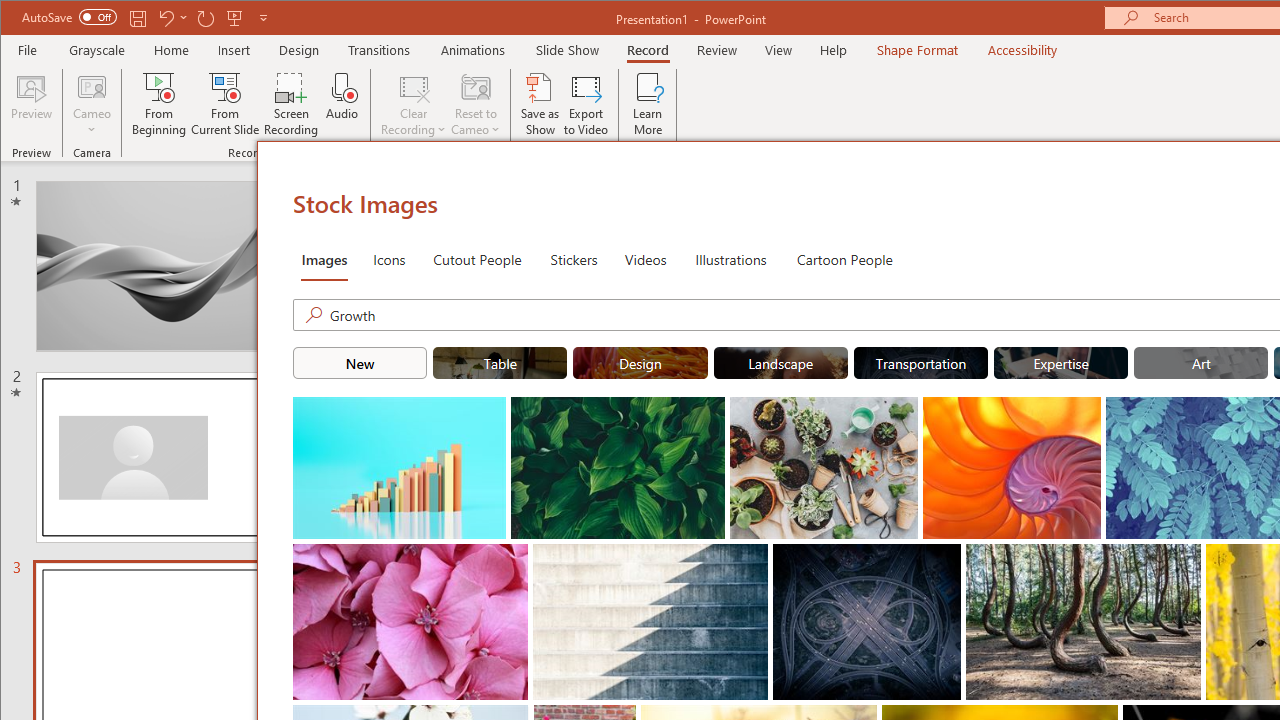 This screenshot has height=720, width=1280. Describe the element at coordinates (160, 104) in the screenshot. I see `'From Beginning...'` at that location.